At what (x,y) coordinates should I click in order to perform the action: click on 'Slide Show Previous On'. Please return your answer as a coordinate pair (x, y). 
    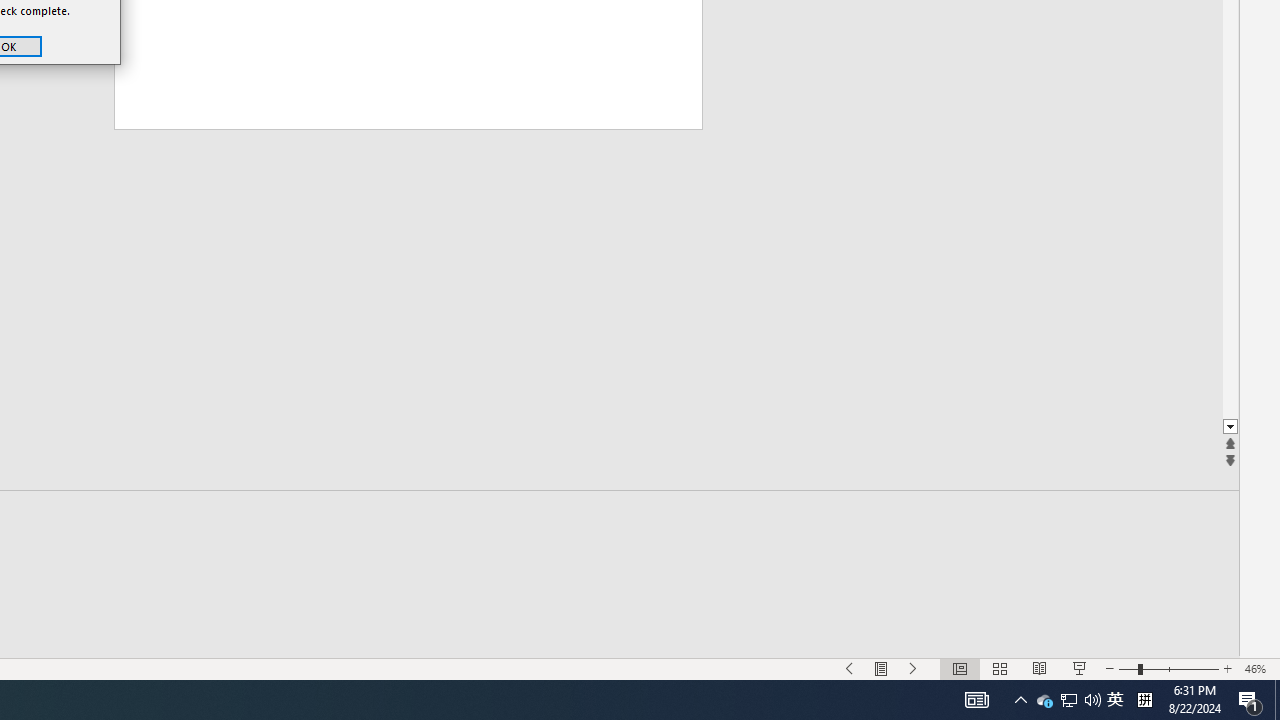
    Looking at the image, I should click on (850, 669).